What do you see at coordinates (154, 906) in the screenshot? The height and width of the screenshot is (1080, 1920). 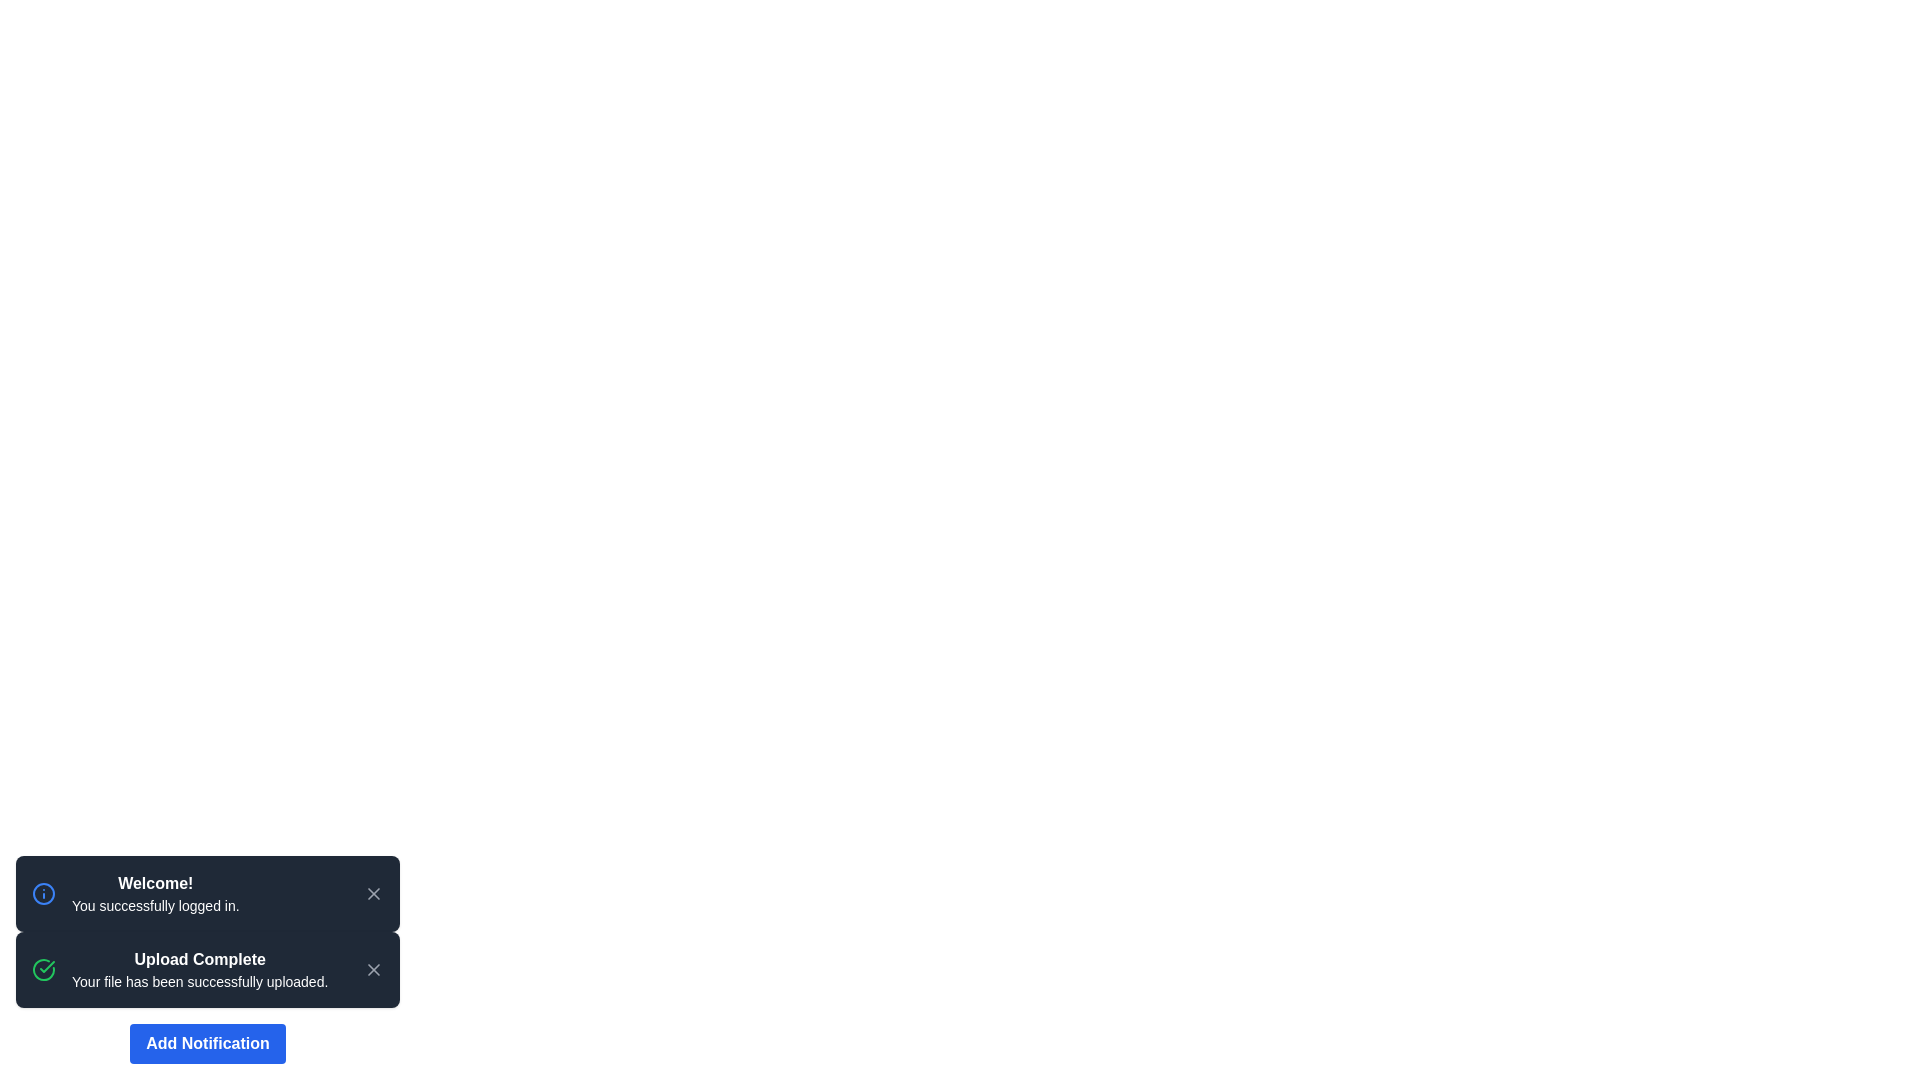 I see `confirmation message text indicating a successful login attempt, which is located directly beneath the 'Welcome!' text in the notification card` at bounding box center [154, 906].